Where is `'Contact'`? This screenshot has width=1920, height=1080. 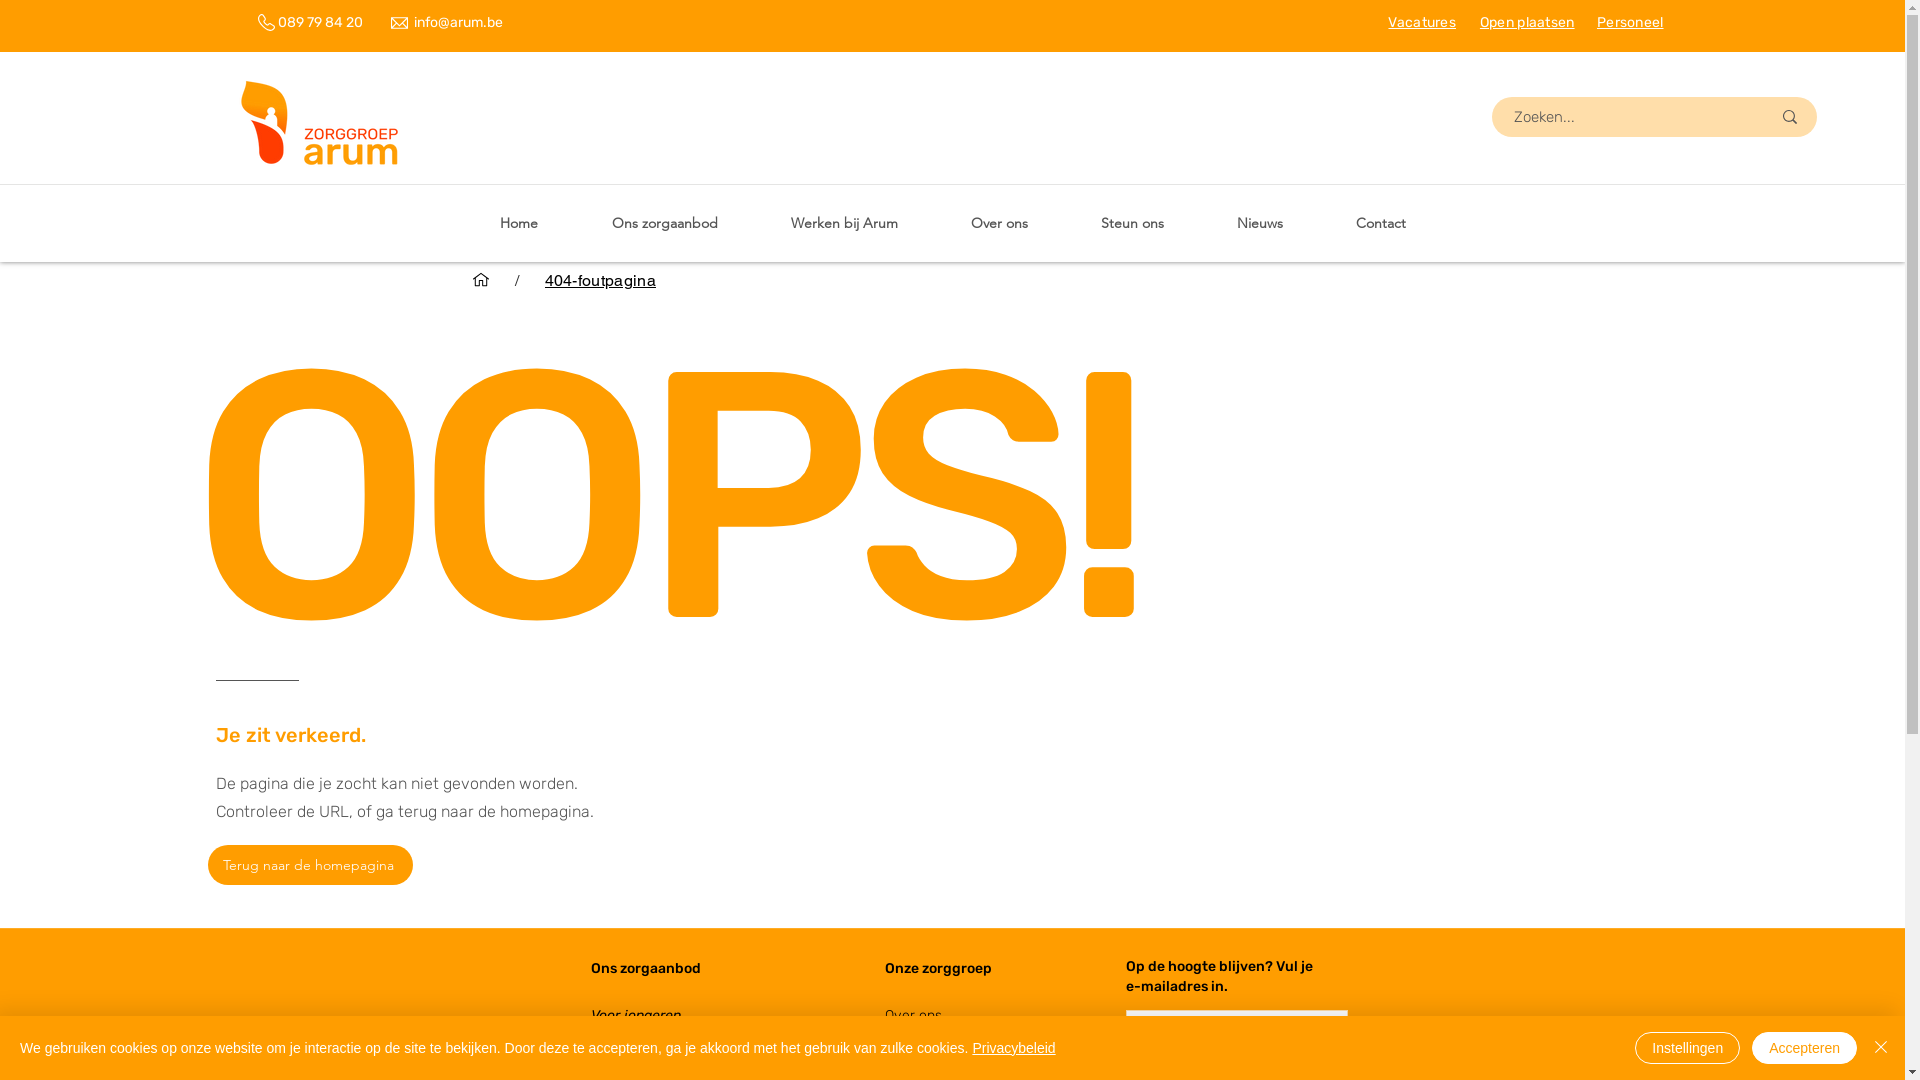 'Contact' is located at coordinates (1380, 223).